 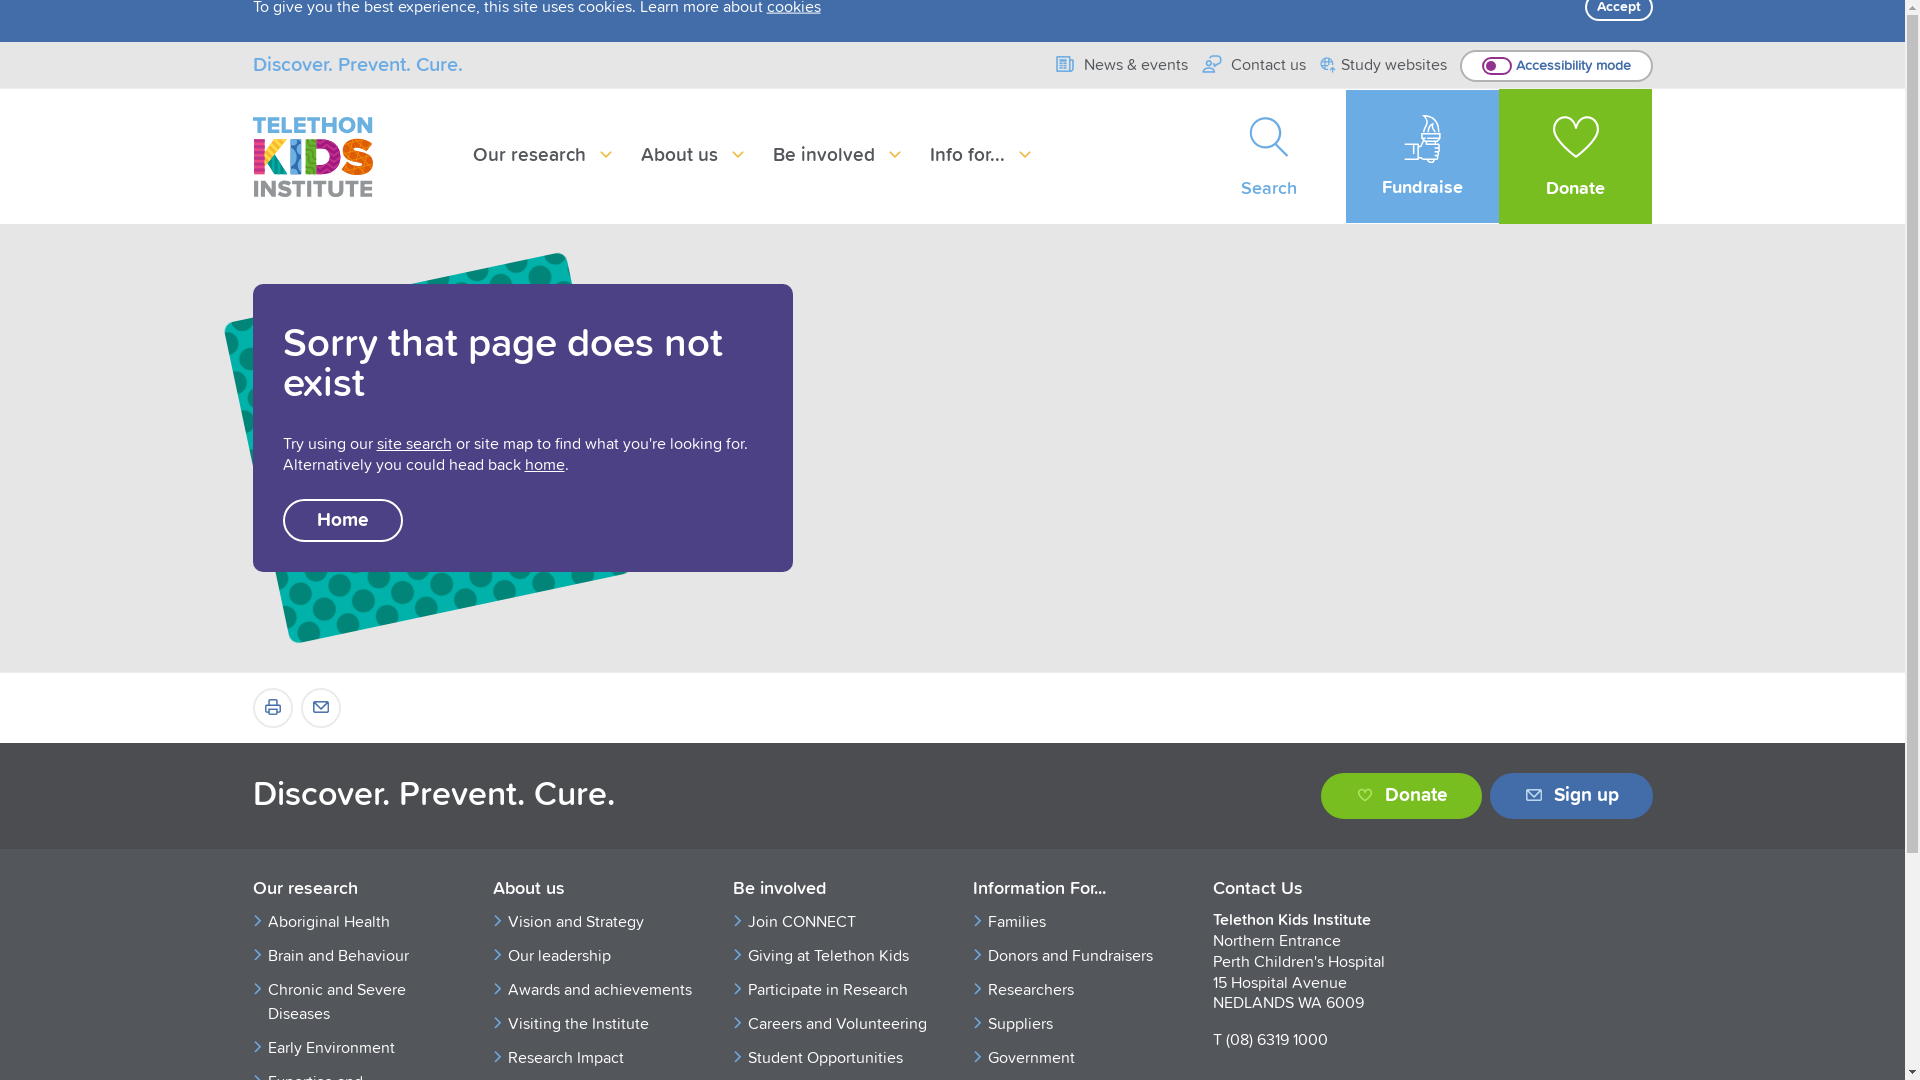 What do you see at coordinates (747, 990) in the screenshot?
I see `'Participate in Research'` at bounding box center [747, 990].